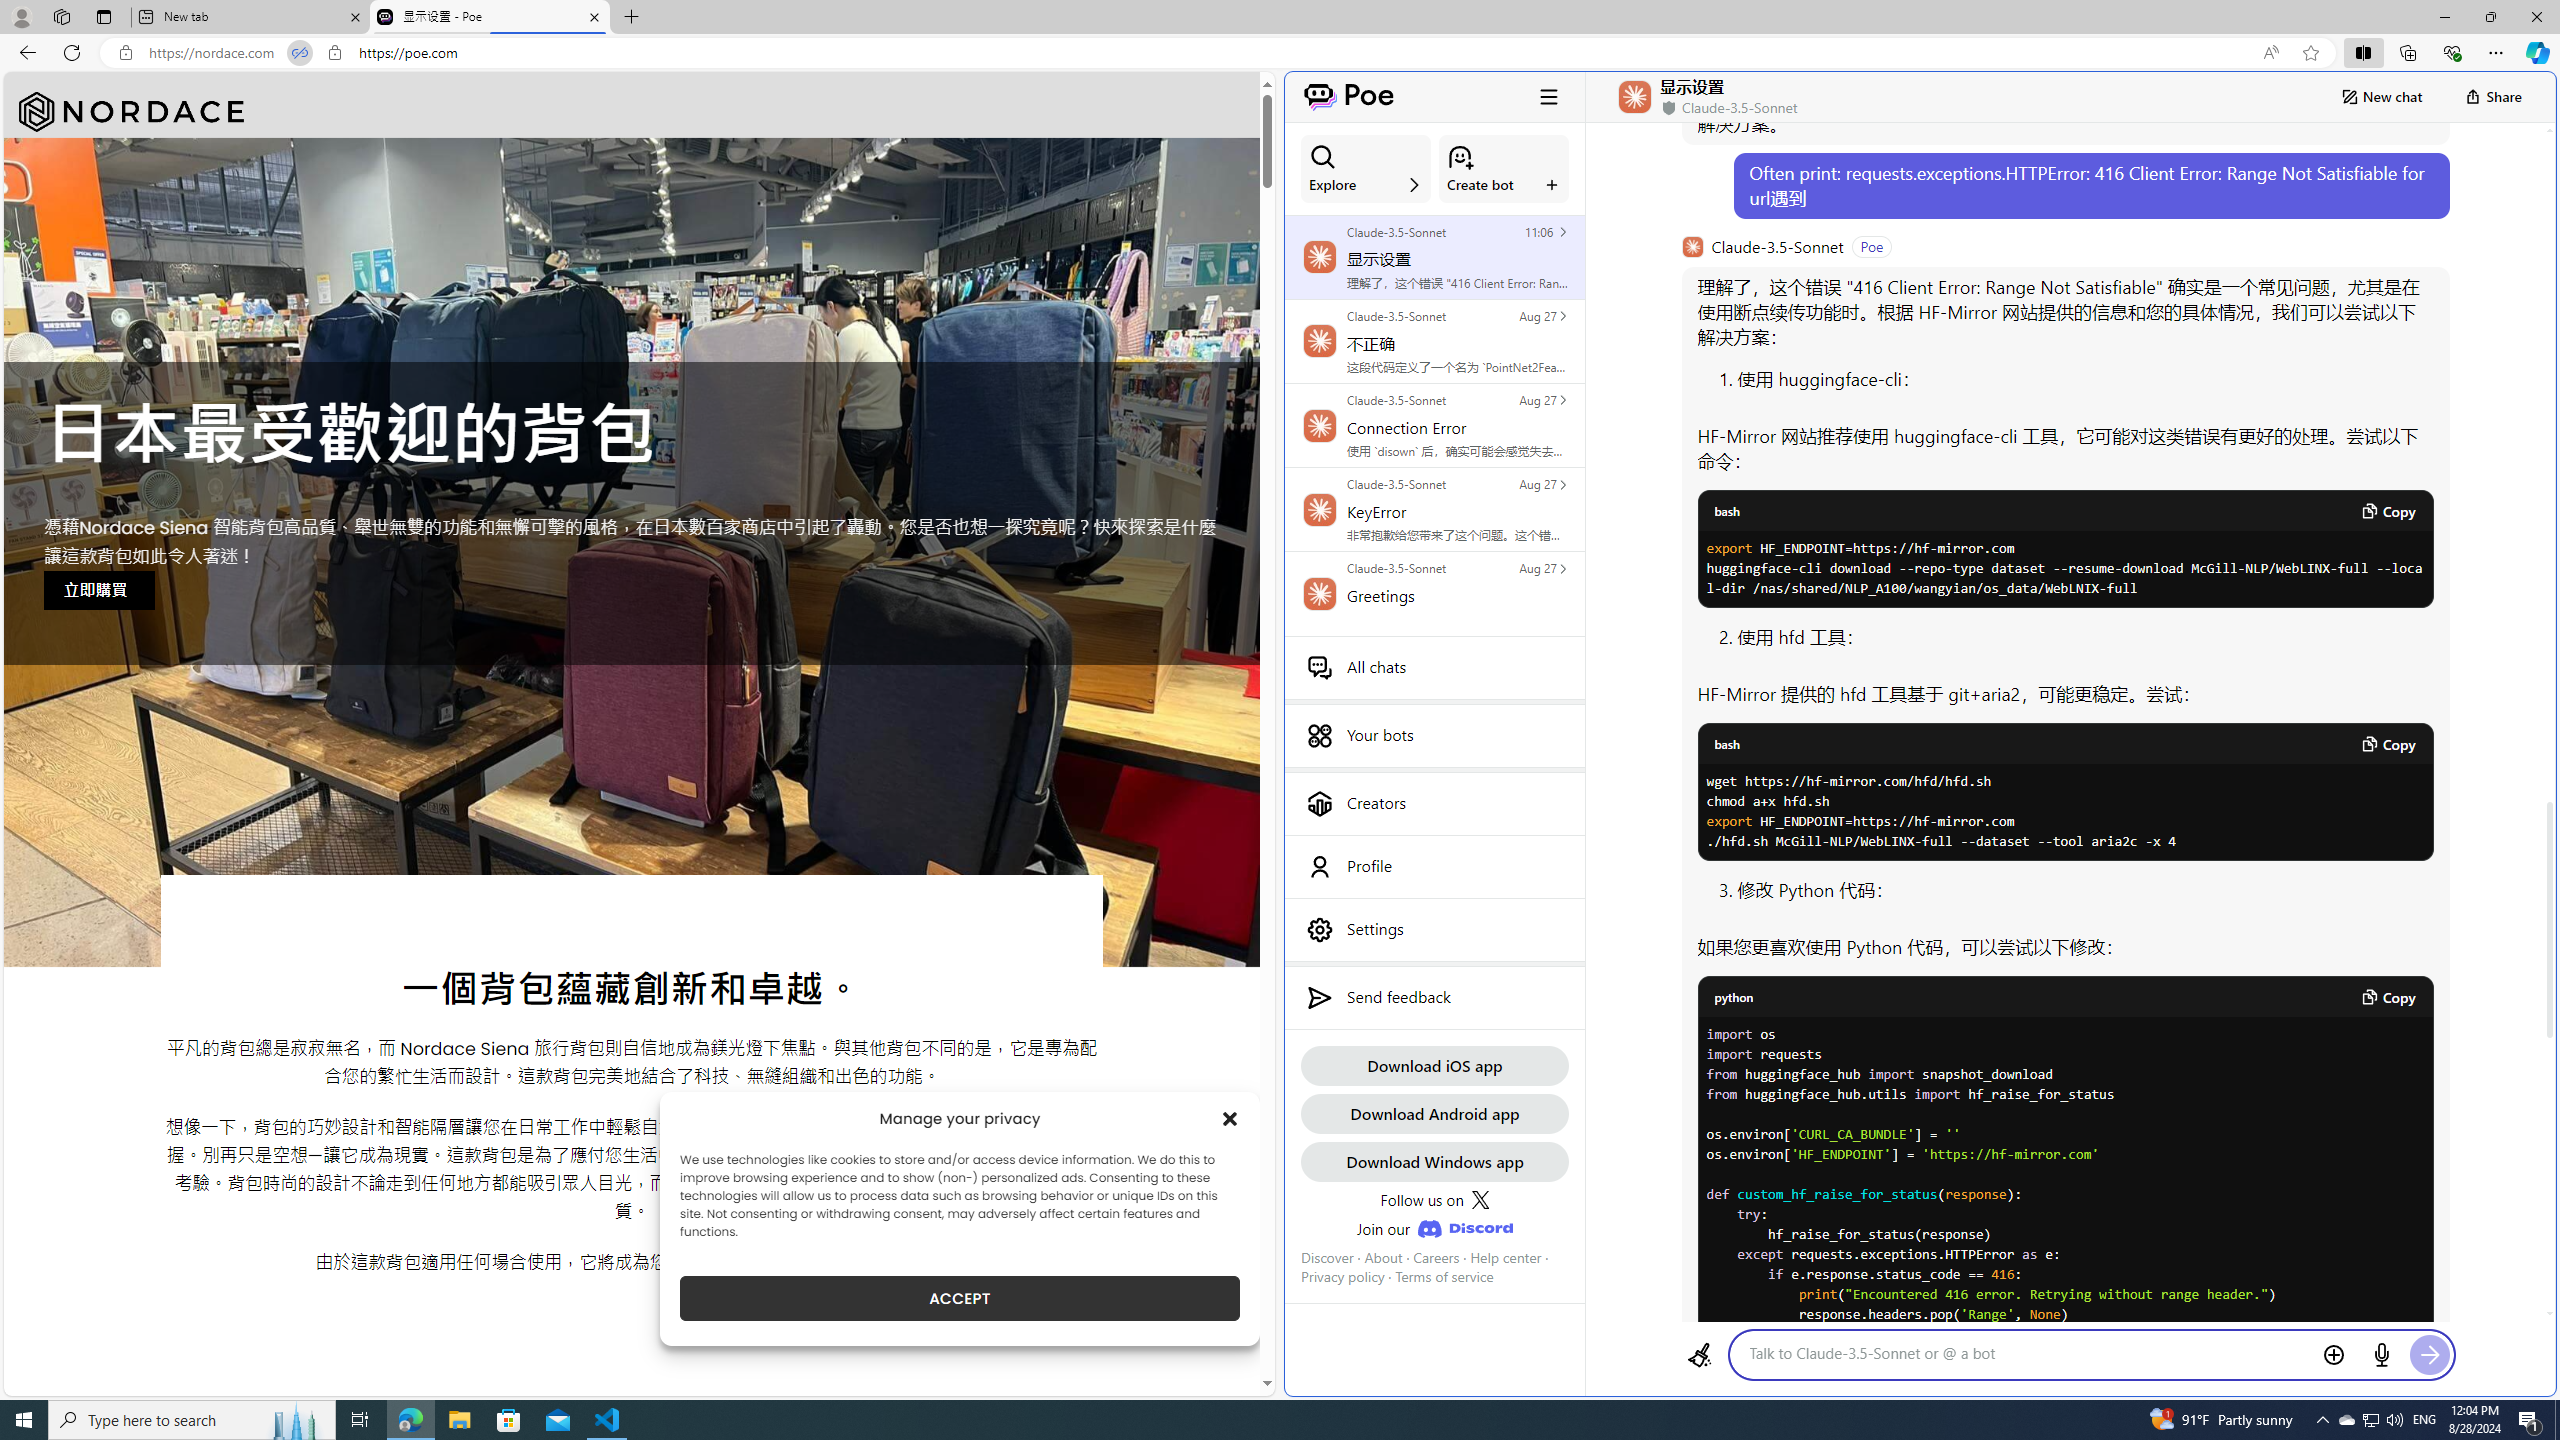  Describe the element at coordinates (1464, 1229) in the screenshot. I see `'Class: JoinDiscordLink_discordIcon__Xw13A'` at that location.